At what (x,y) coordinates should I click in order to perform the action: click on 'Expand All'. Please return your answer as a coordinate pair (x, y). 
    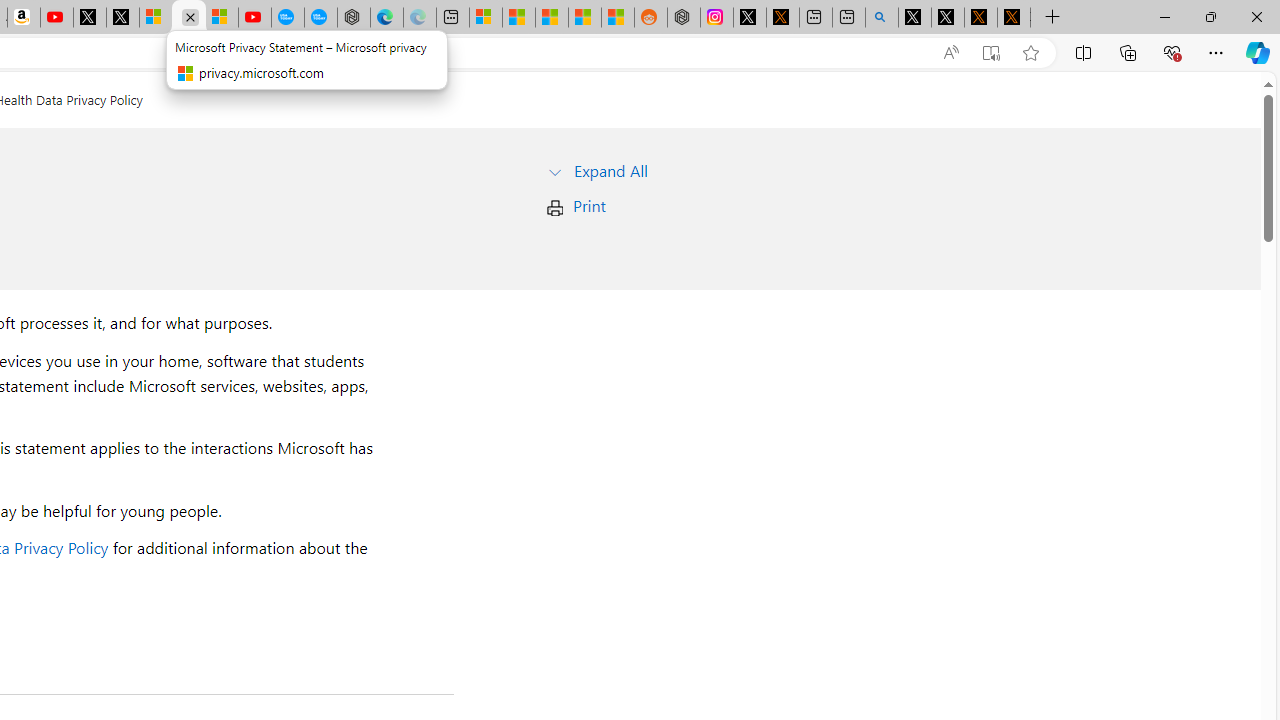
    Looking at the image, I should click on (610, 169).